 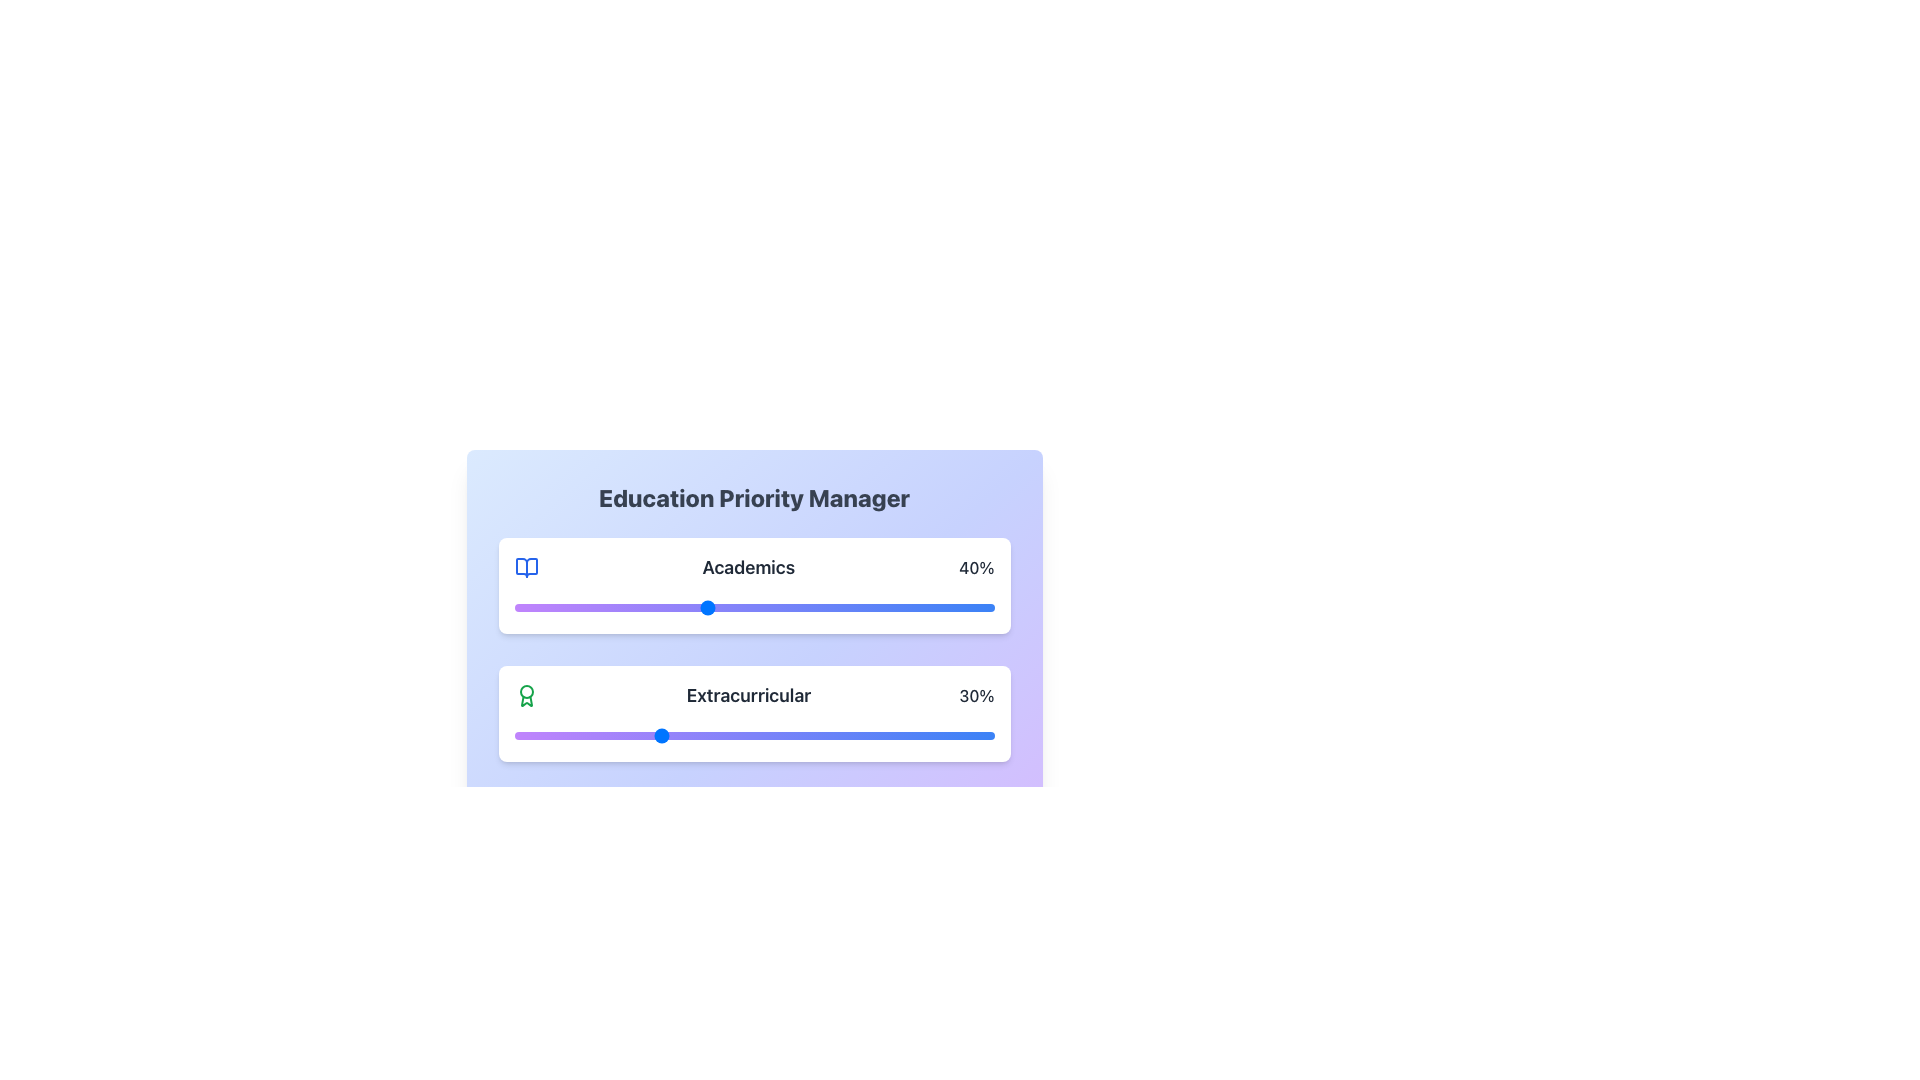 What do you see at coordinates (791, 736) in the screenshot?
I see `'Extracurricular' value` at bounding box center [791, 736].